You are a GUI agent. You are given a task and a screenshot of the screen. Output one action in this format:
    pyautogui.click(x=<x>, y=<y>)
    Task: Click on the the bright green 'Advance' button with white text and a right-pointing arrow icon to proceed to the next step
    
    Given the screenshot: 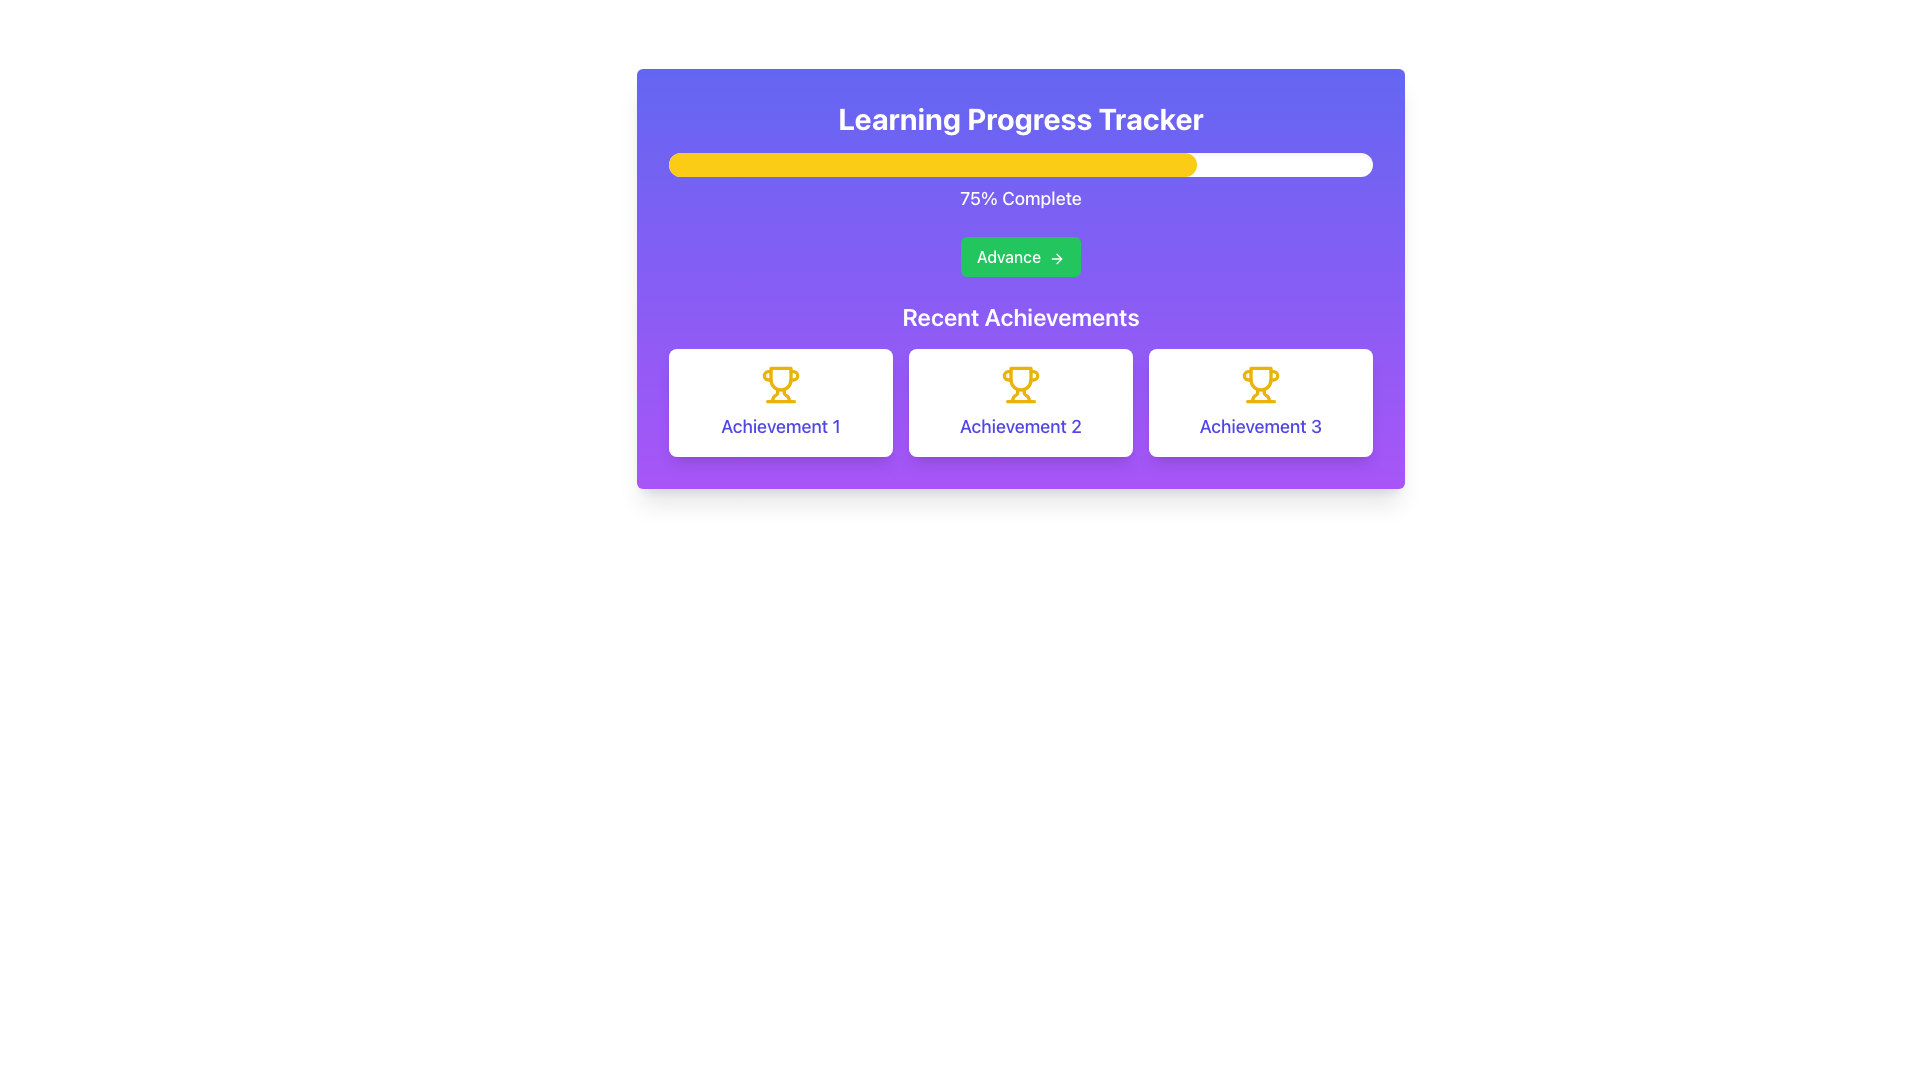 What is the action you would take?
    pyautogui.click(x=1021, y=256)
    